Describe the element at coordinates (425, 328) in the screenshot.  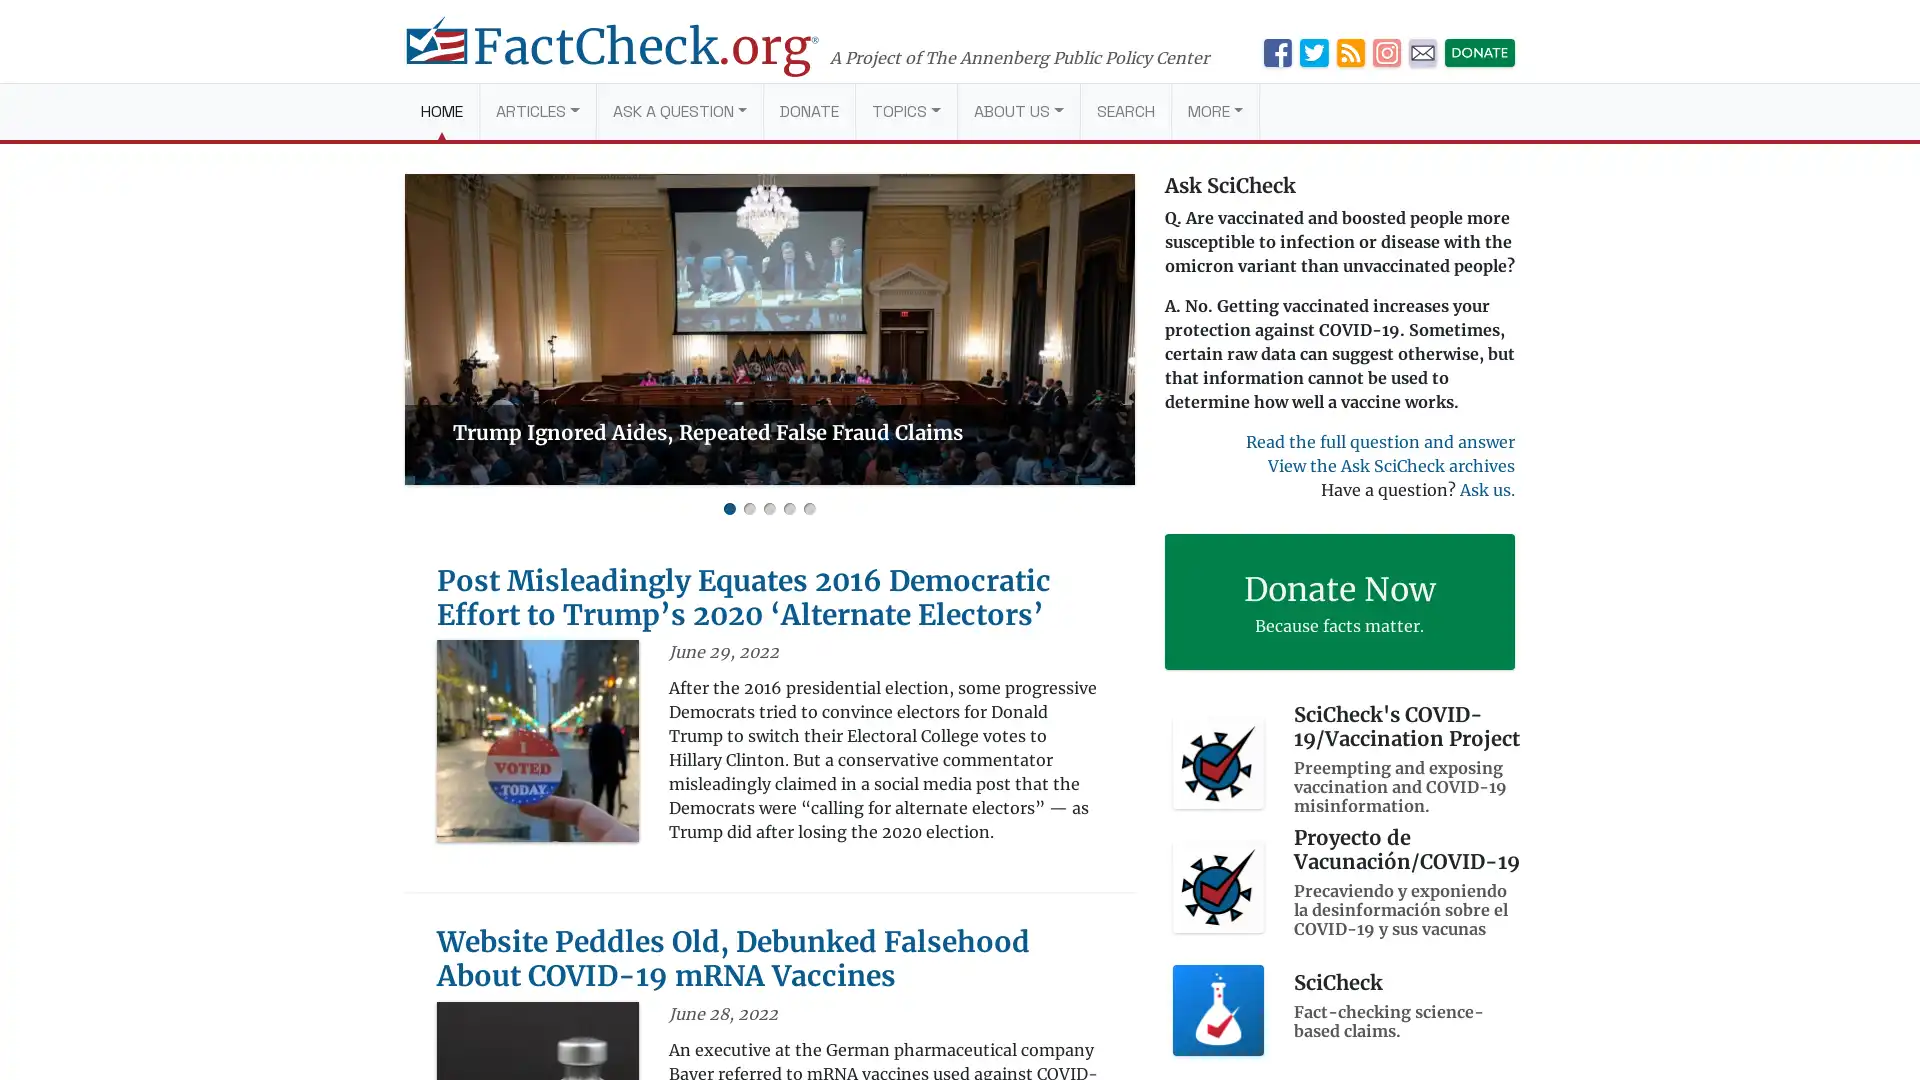
I see `Previous` at that location.